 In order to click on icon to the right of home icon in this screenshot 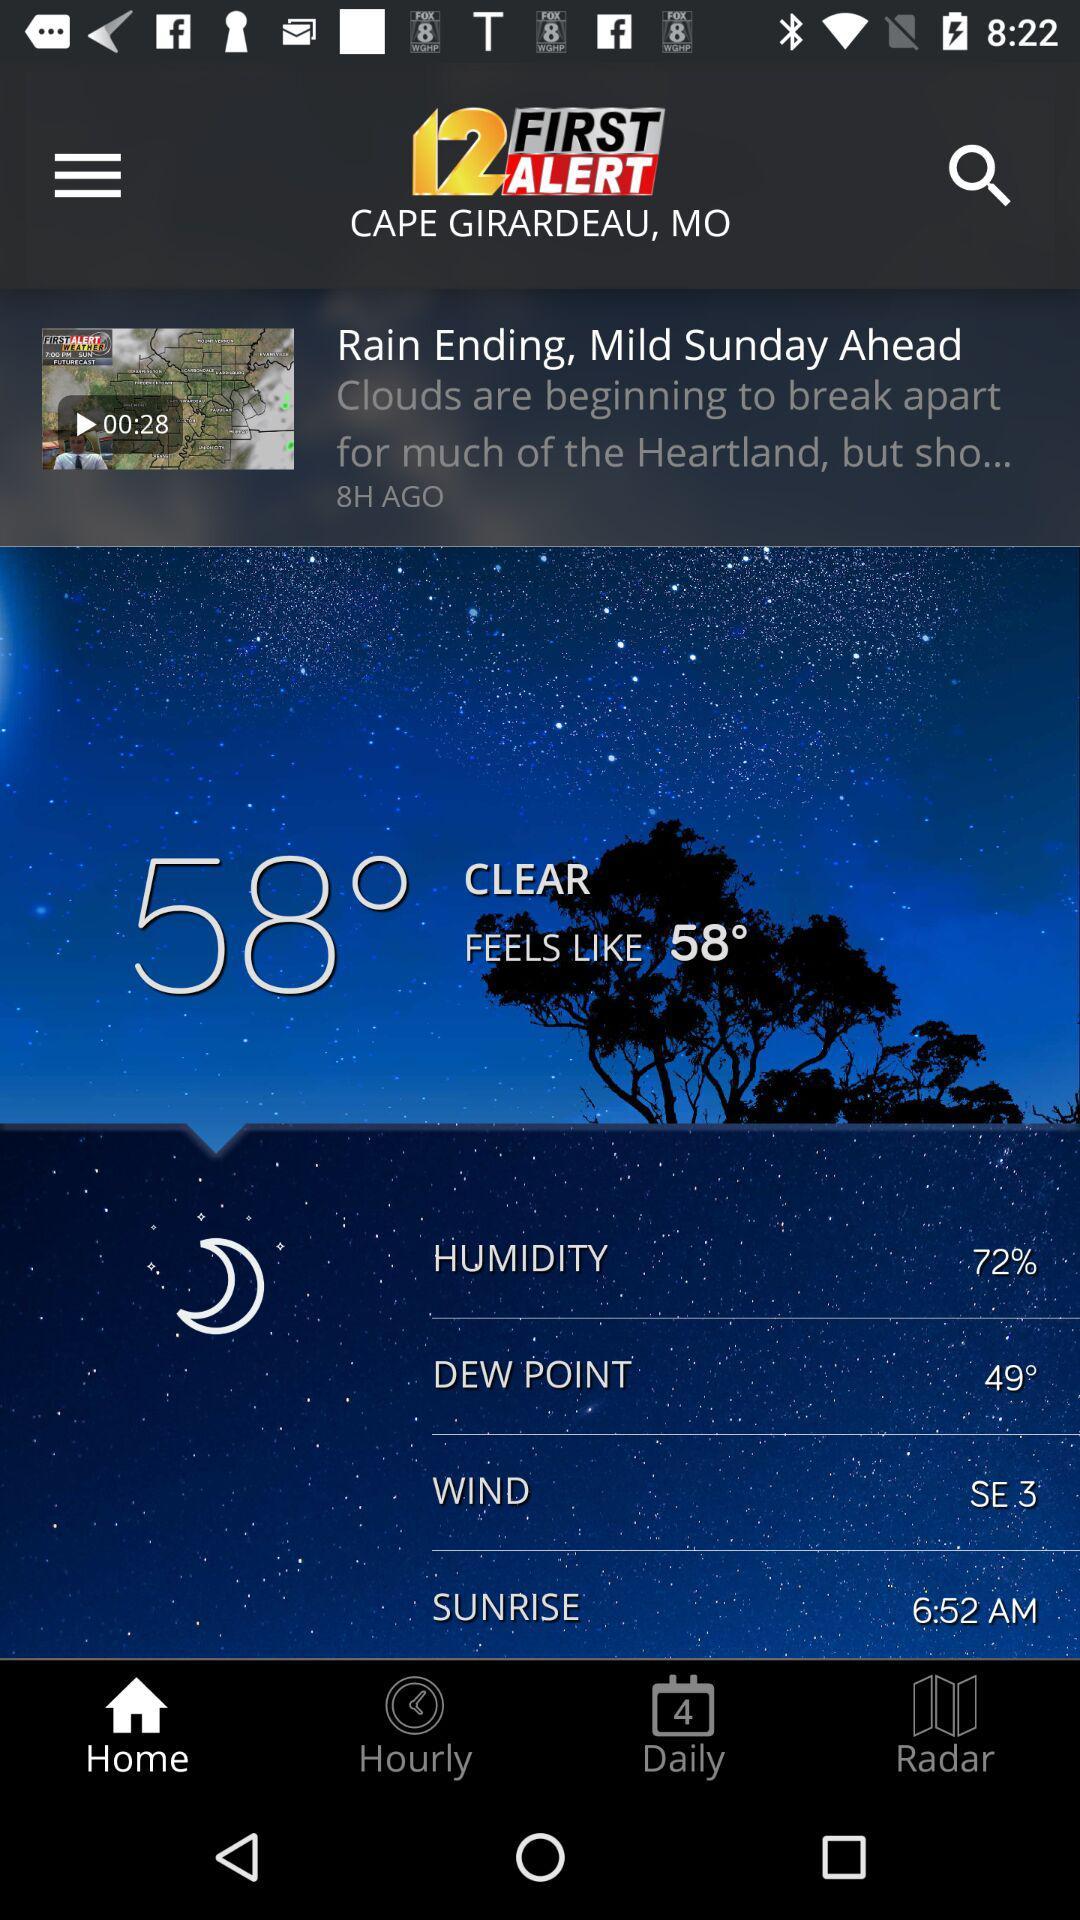, I will do `click(413, 1726)`.